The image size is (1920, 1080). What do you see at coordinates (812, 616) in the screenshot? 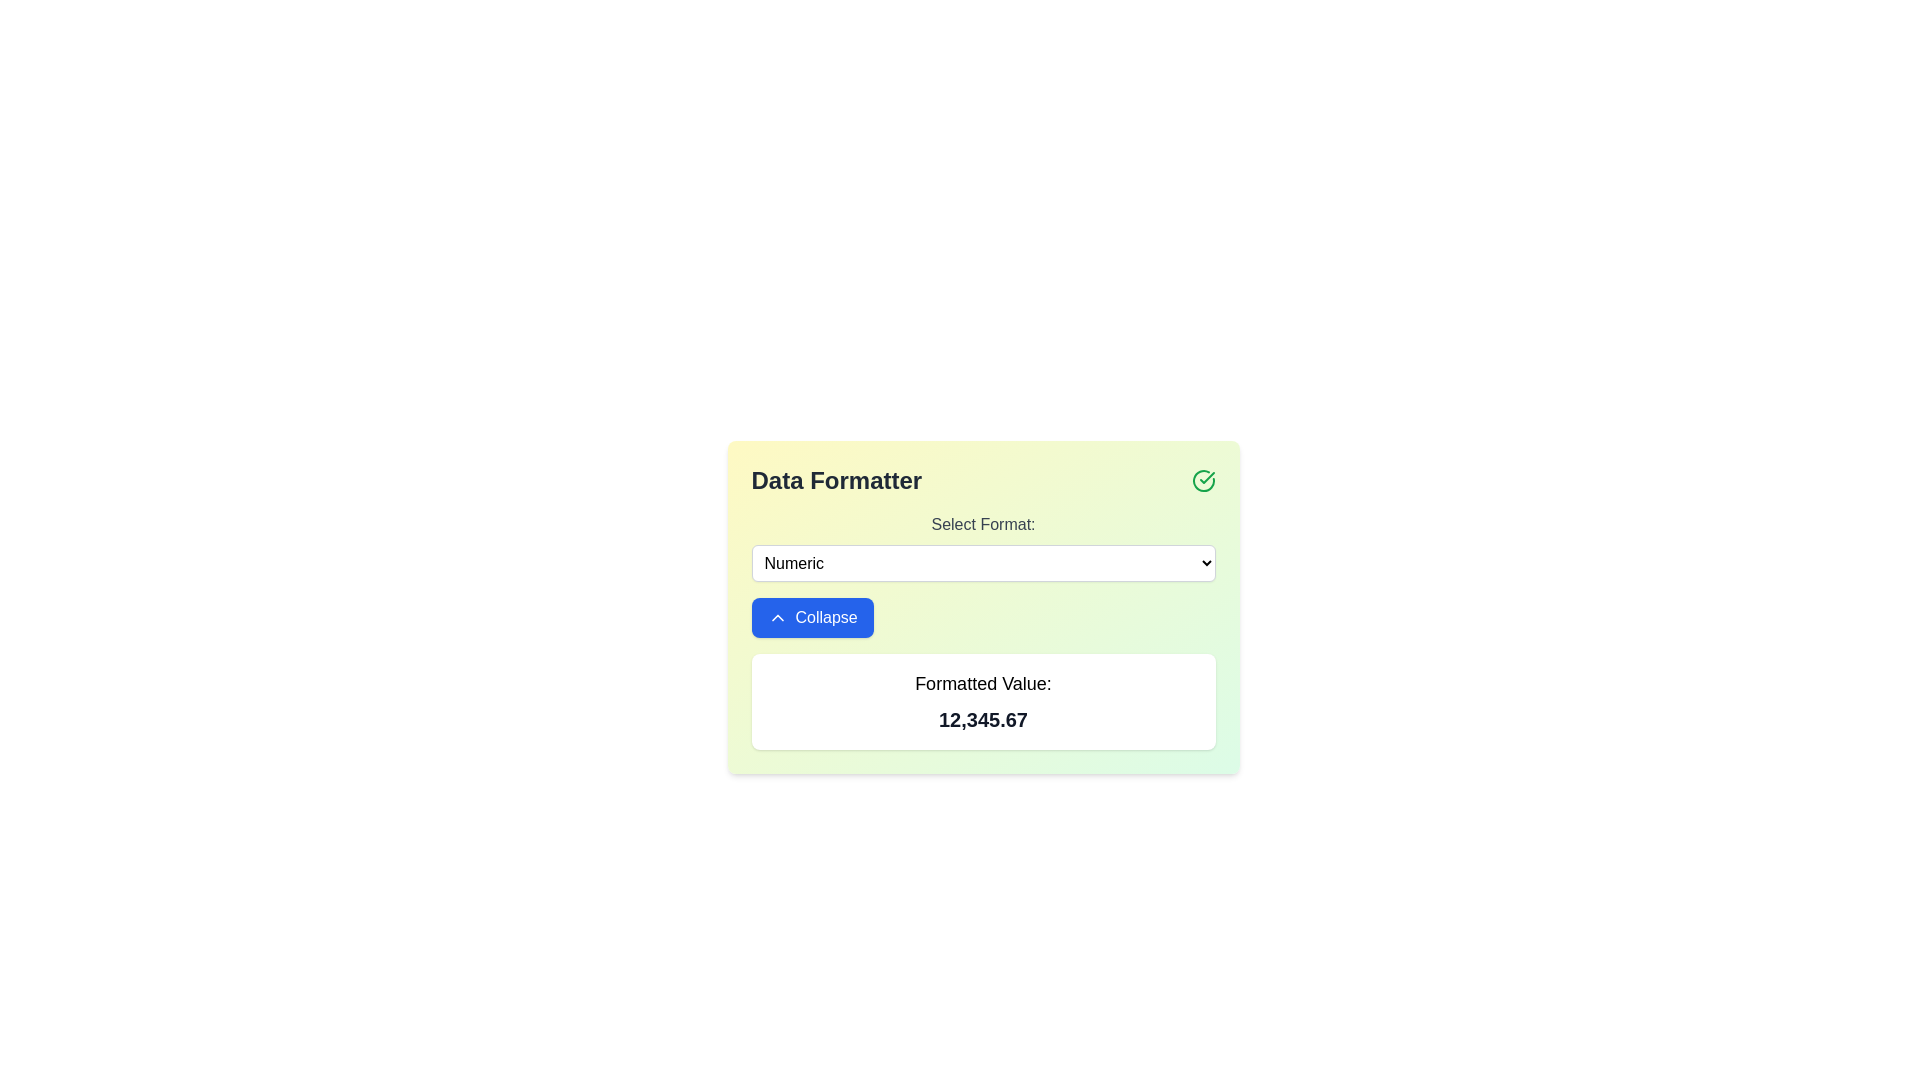
I see `the 'Collapse' button, which is a rectangular button with a blue background and white text, located beneath the 'Select Format:' dropdown in the 'Data Formatter' panel` at bounding box center [812, 616].